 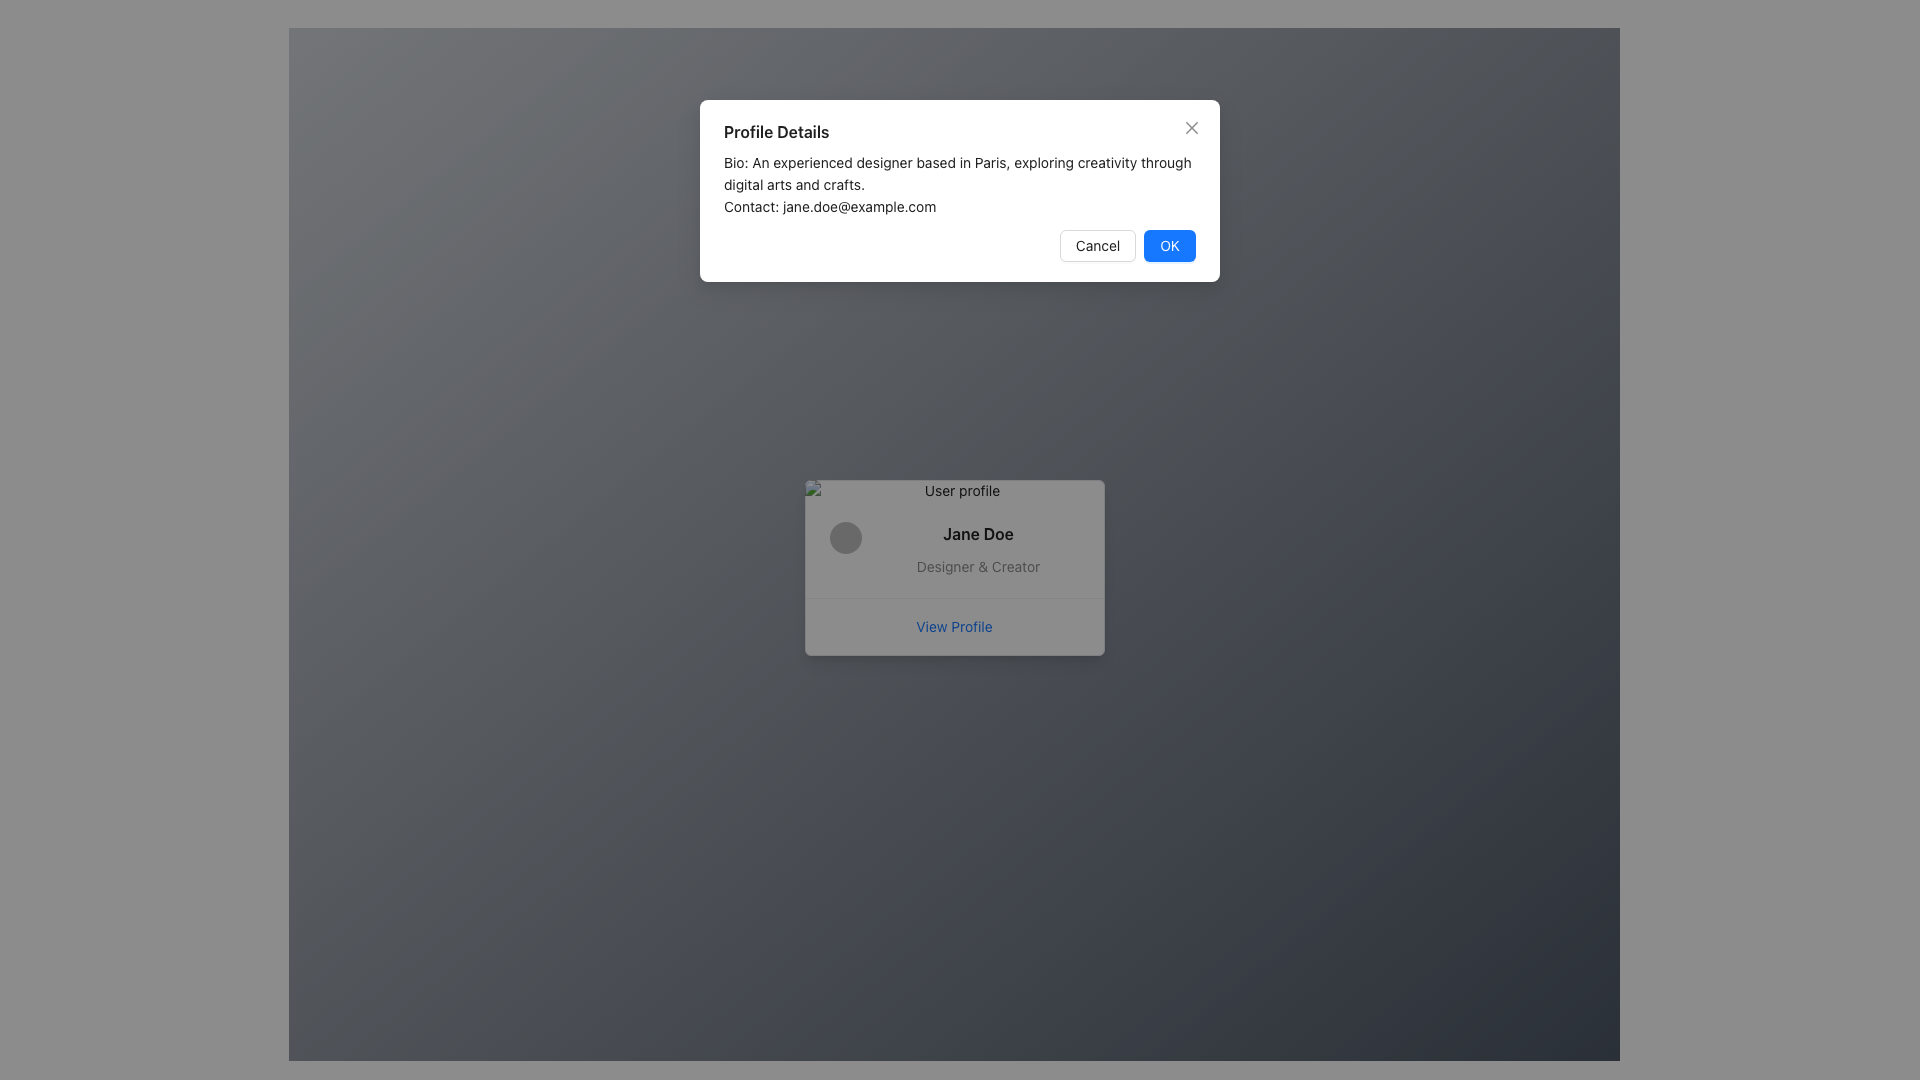 I want to click on text from the Profile Information Card Section located centrally within the 'User profile' modal dialog, beneath the title and aligned with the avatar image, so click(x=953, y=549).